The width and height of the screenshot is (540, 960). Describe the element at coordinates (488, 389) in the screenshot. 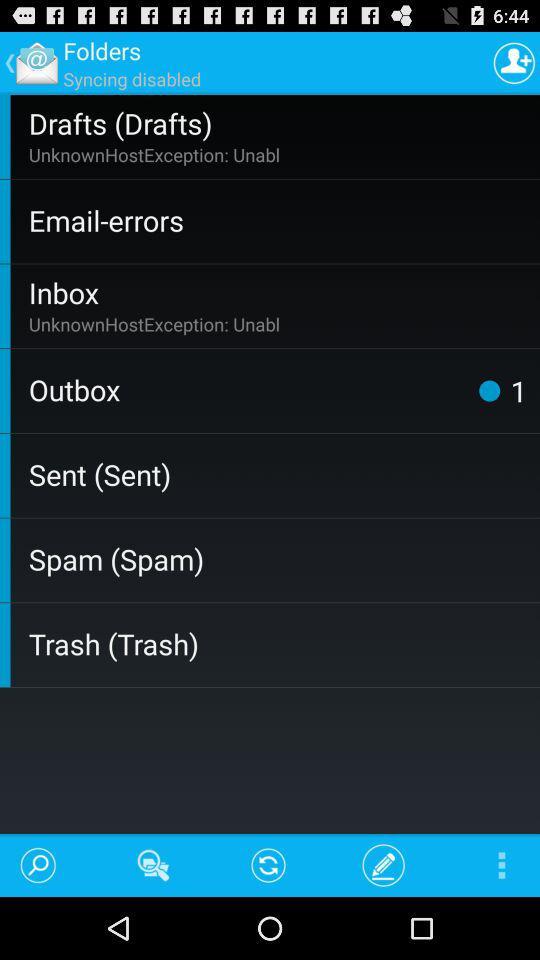

I see `the app below the unknownhostexception: unabl item` at that location.